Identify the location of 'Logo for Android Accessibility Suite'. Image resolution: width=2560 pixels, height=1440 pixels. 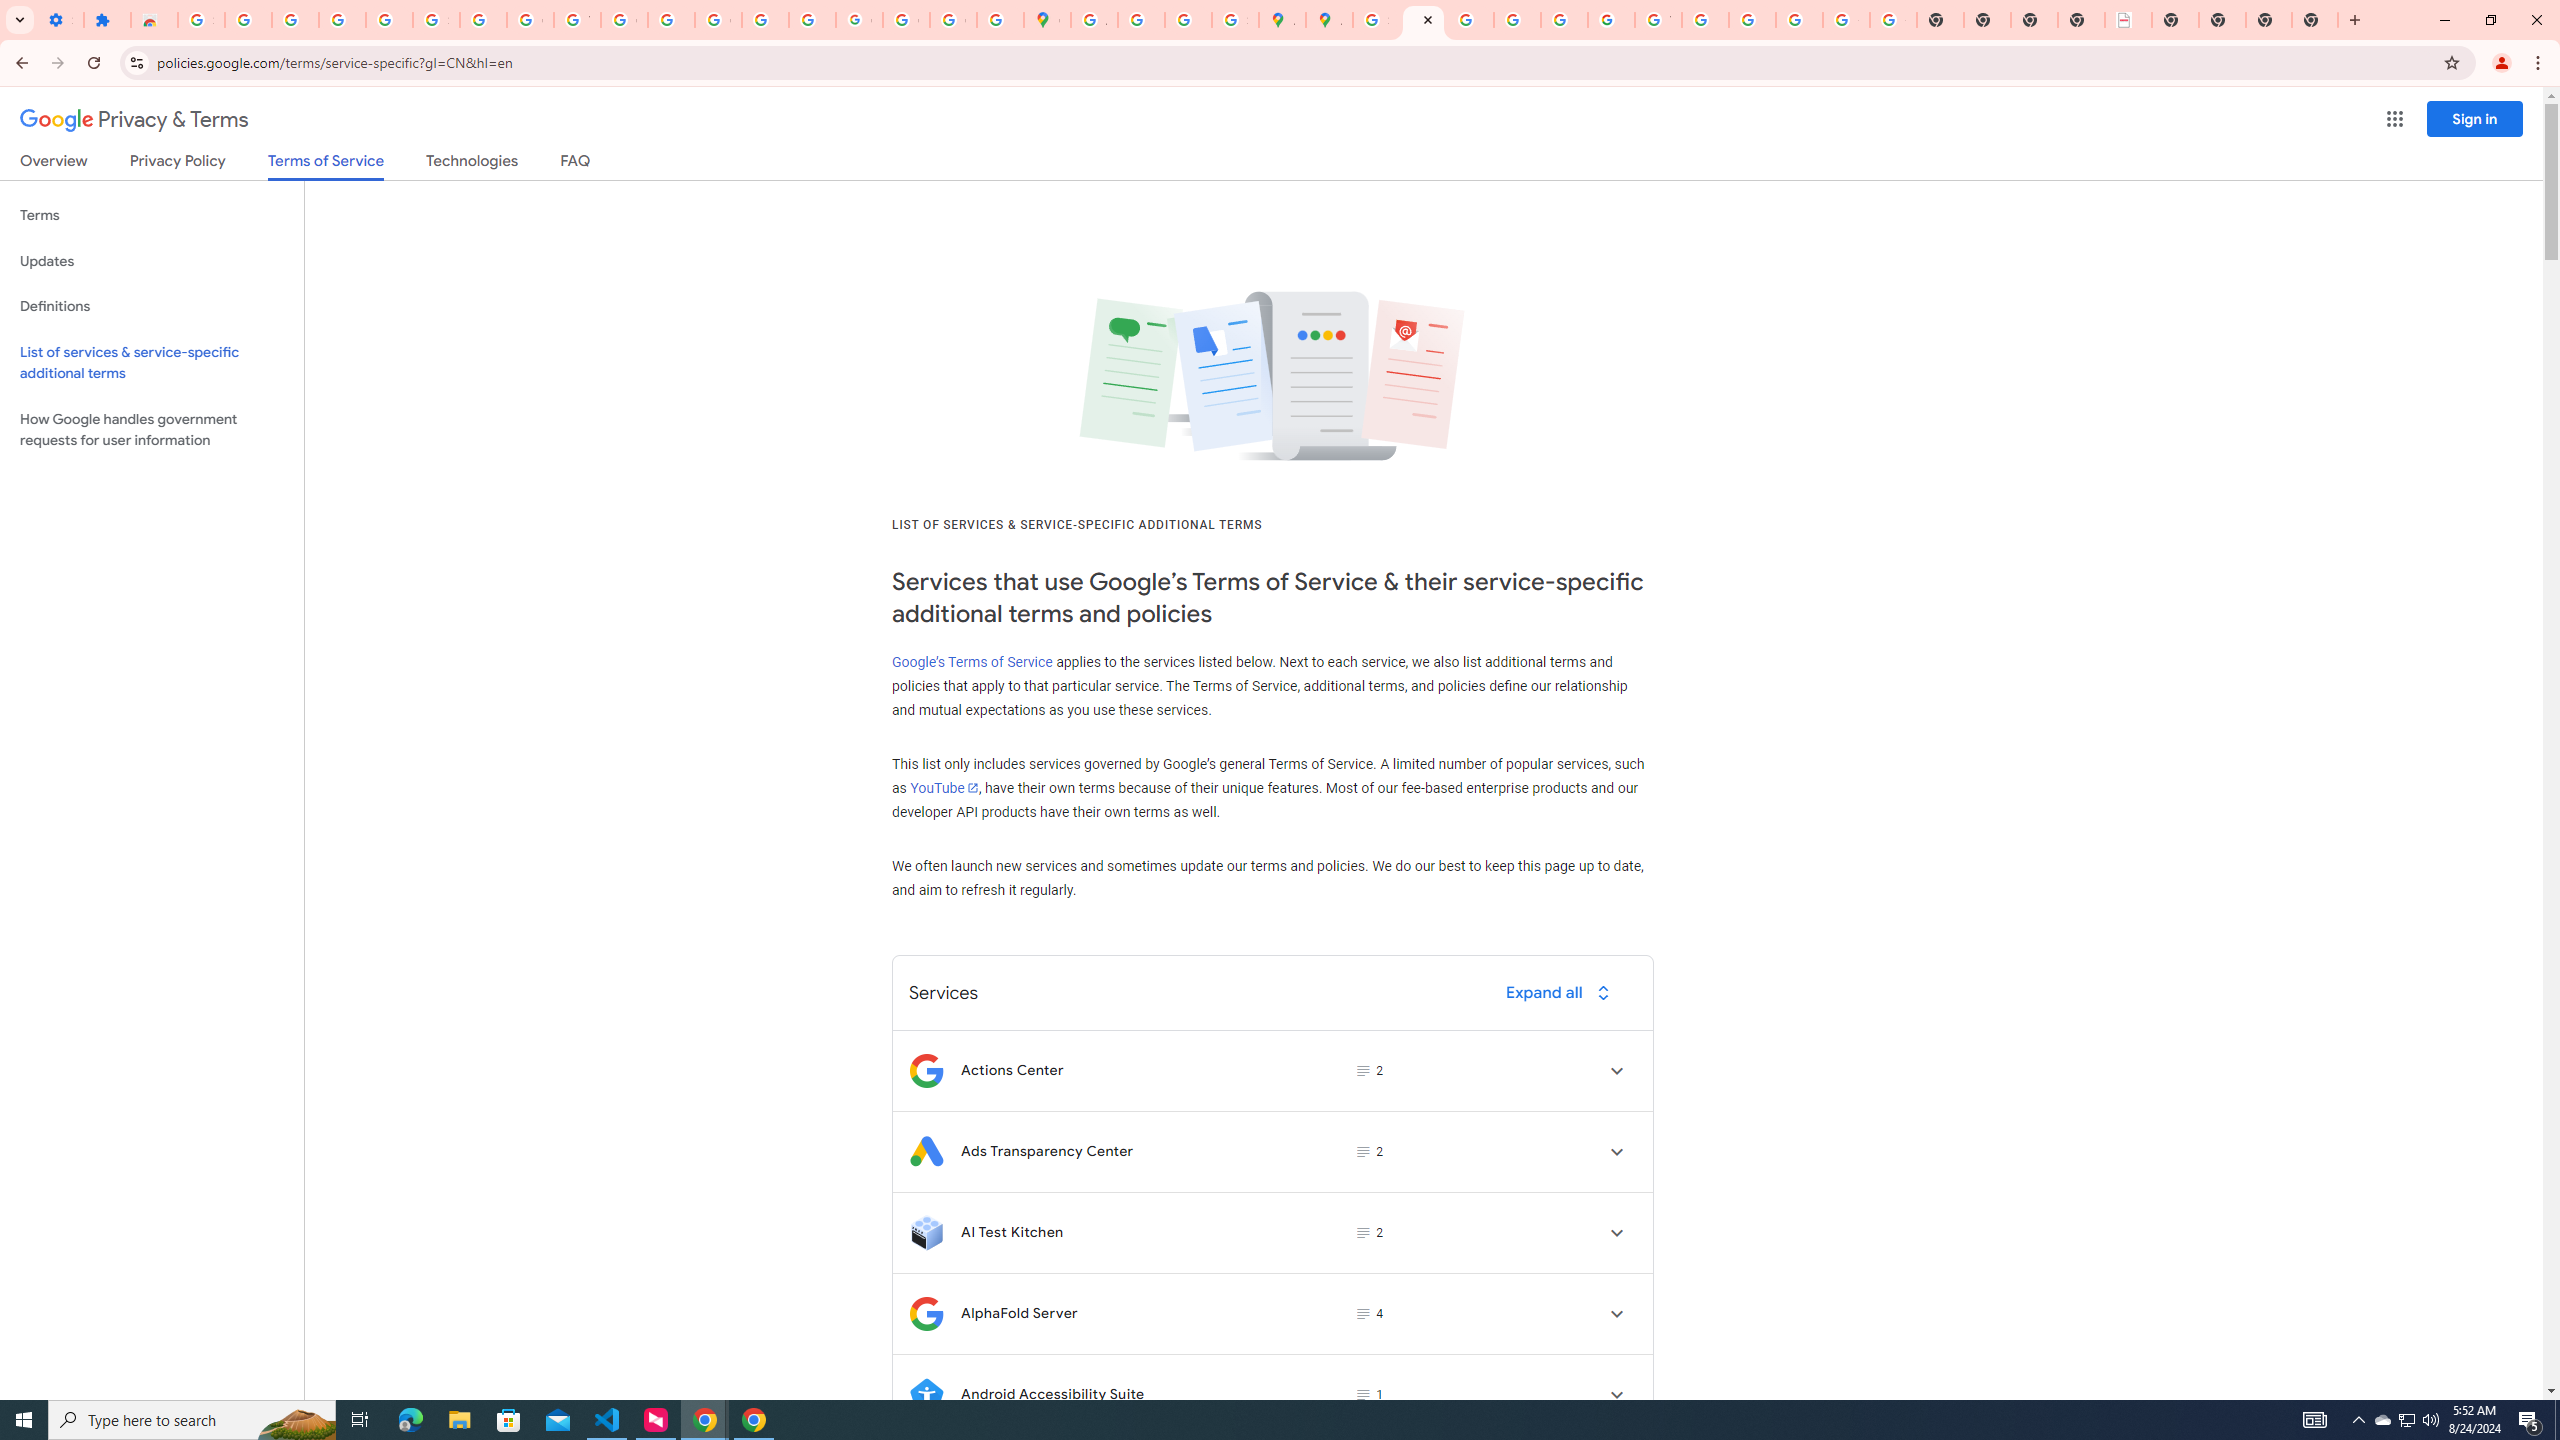
(925, 1394).